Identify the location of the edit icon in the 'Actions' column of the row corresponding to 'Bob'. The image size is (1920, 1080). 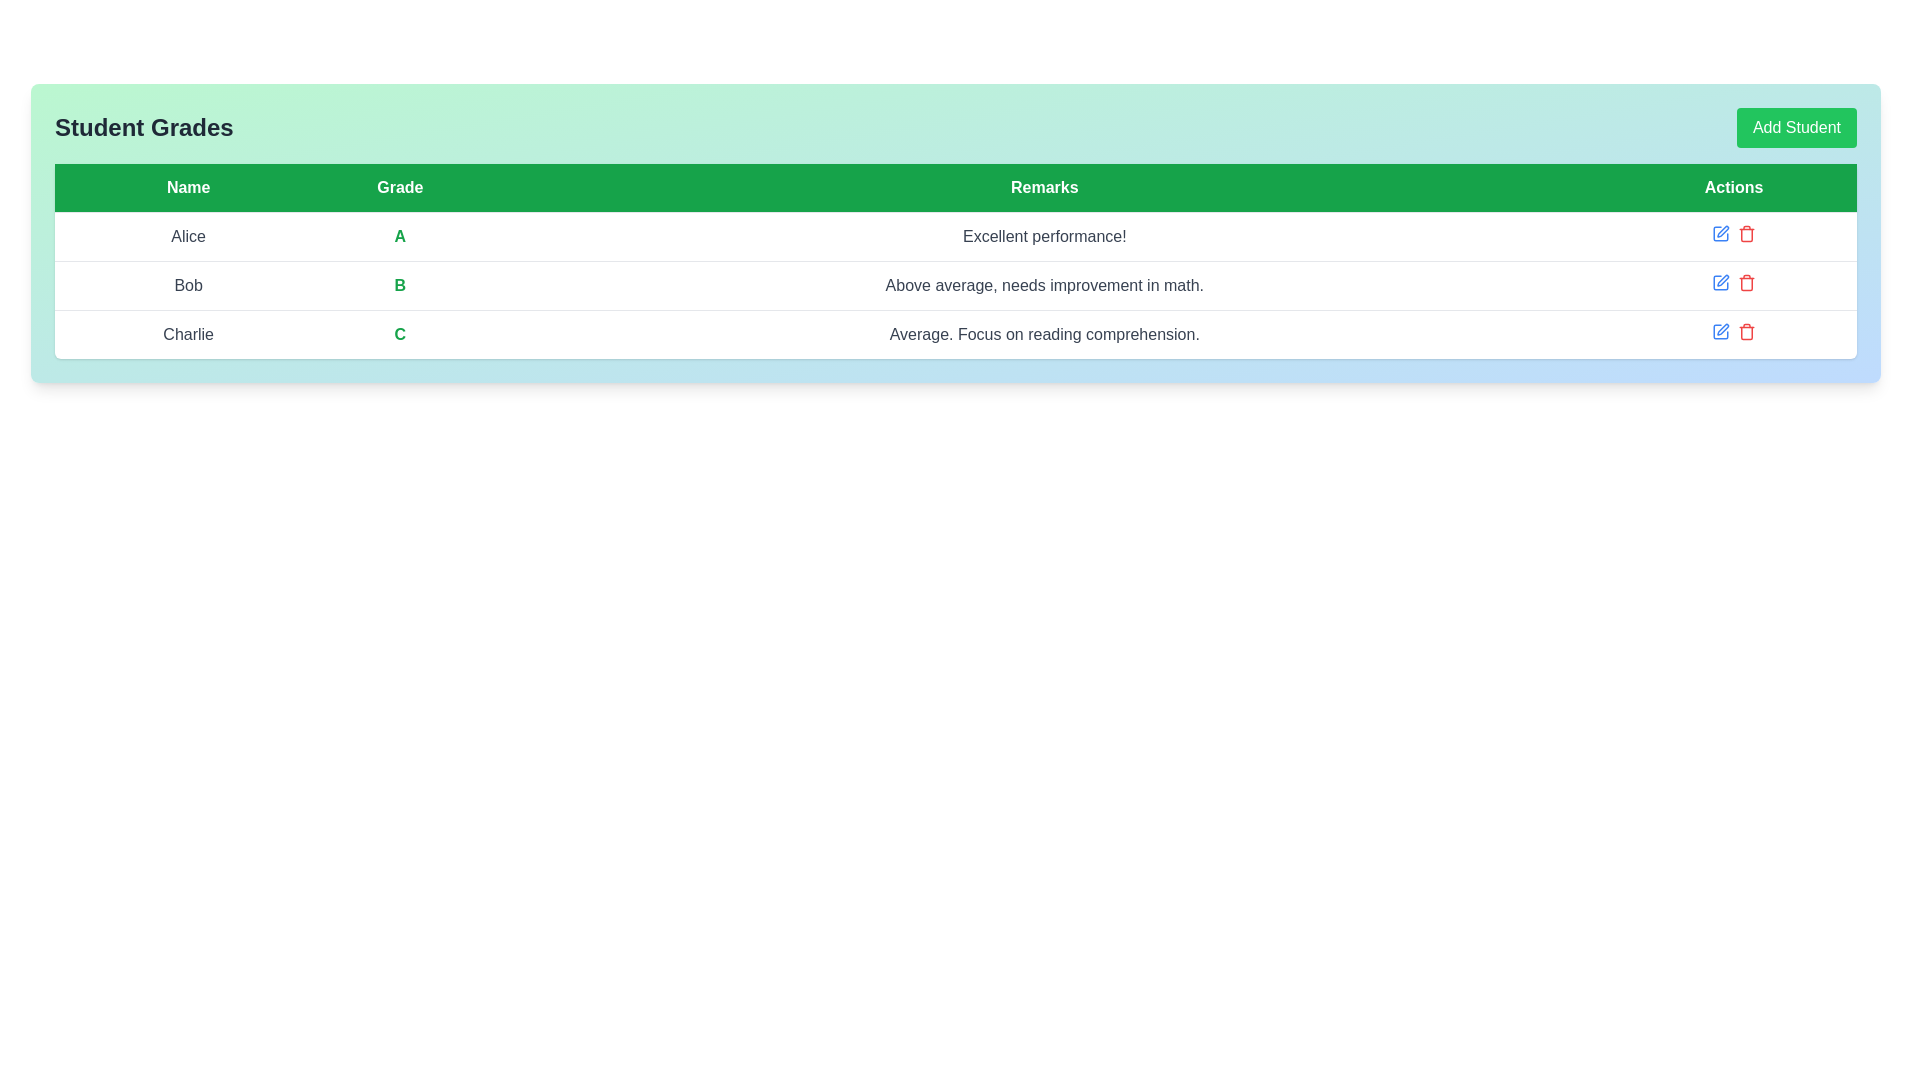
(1732, 282).